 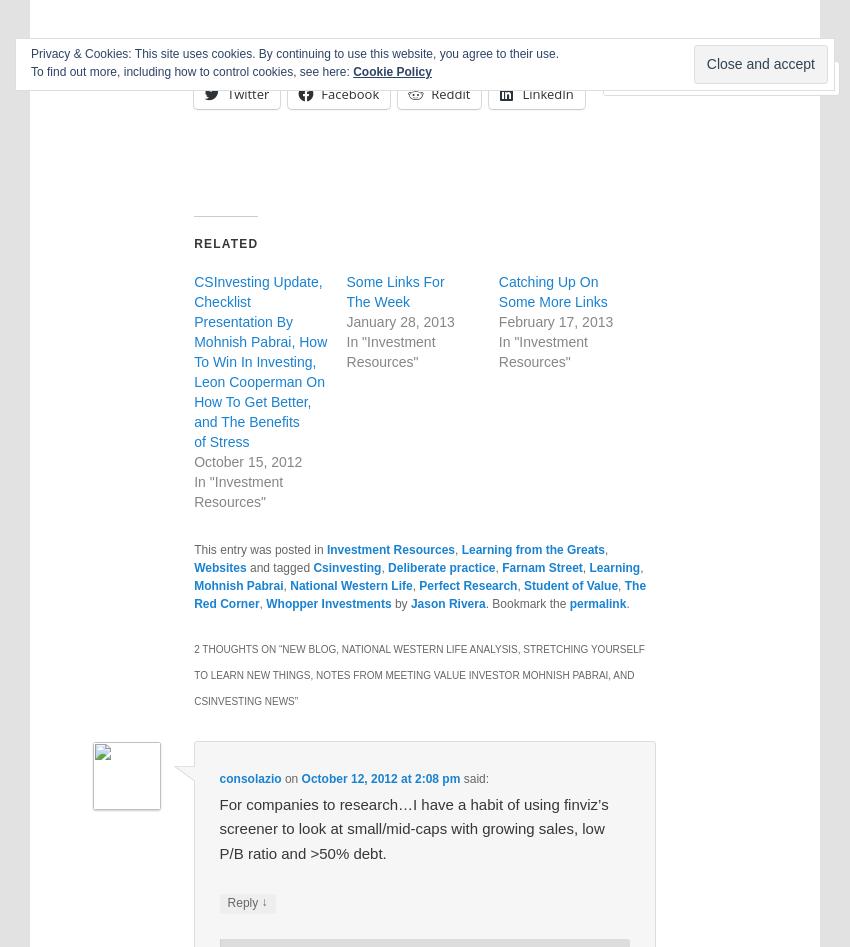 I want to click on 'Follow', so click(x=750, y=78).